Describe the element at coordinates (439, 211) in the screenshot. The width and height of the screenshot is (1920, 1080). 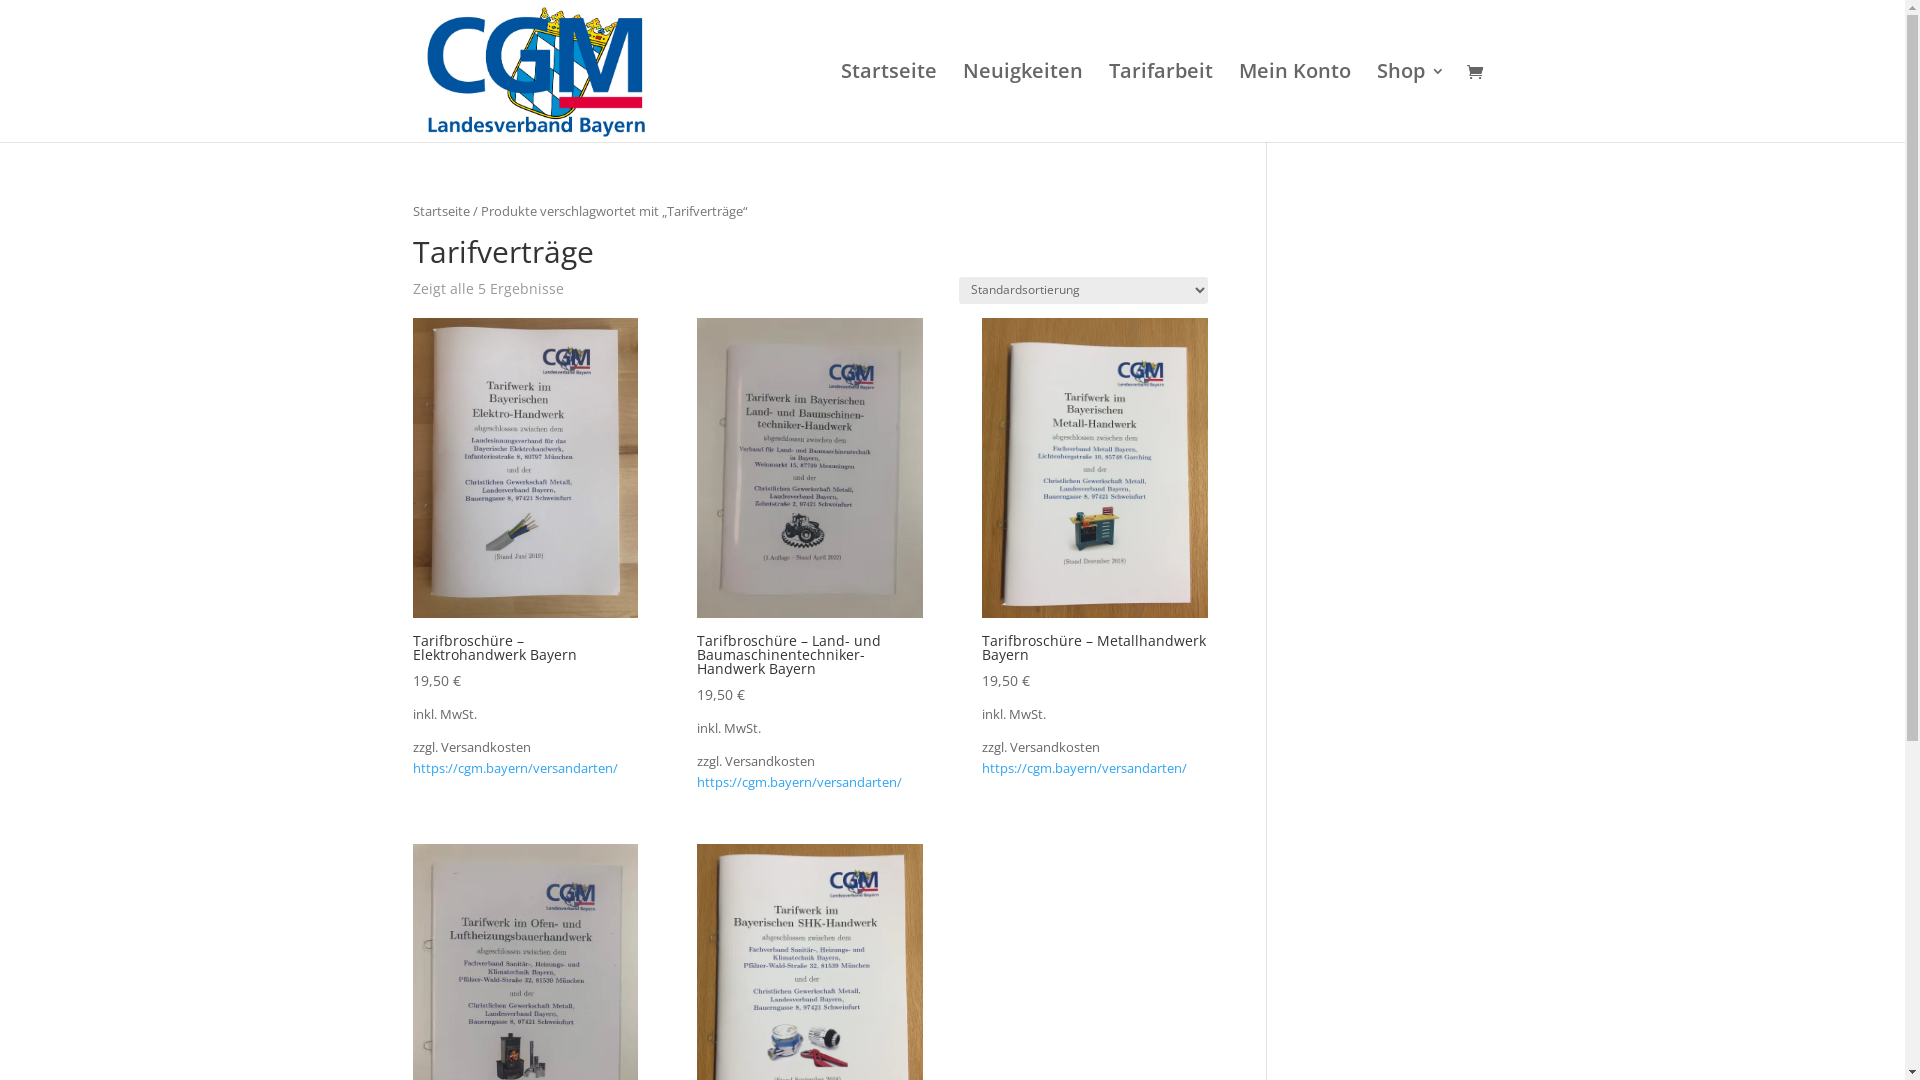
I see `'Startseite'` at that location.